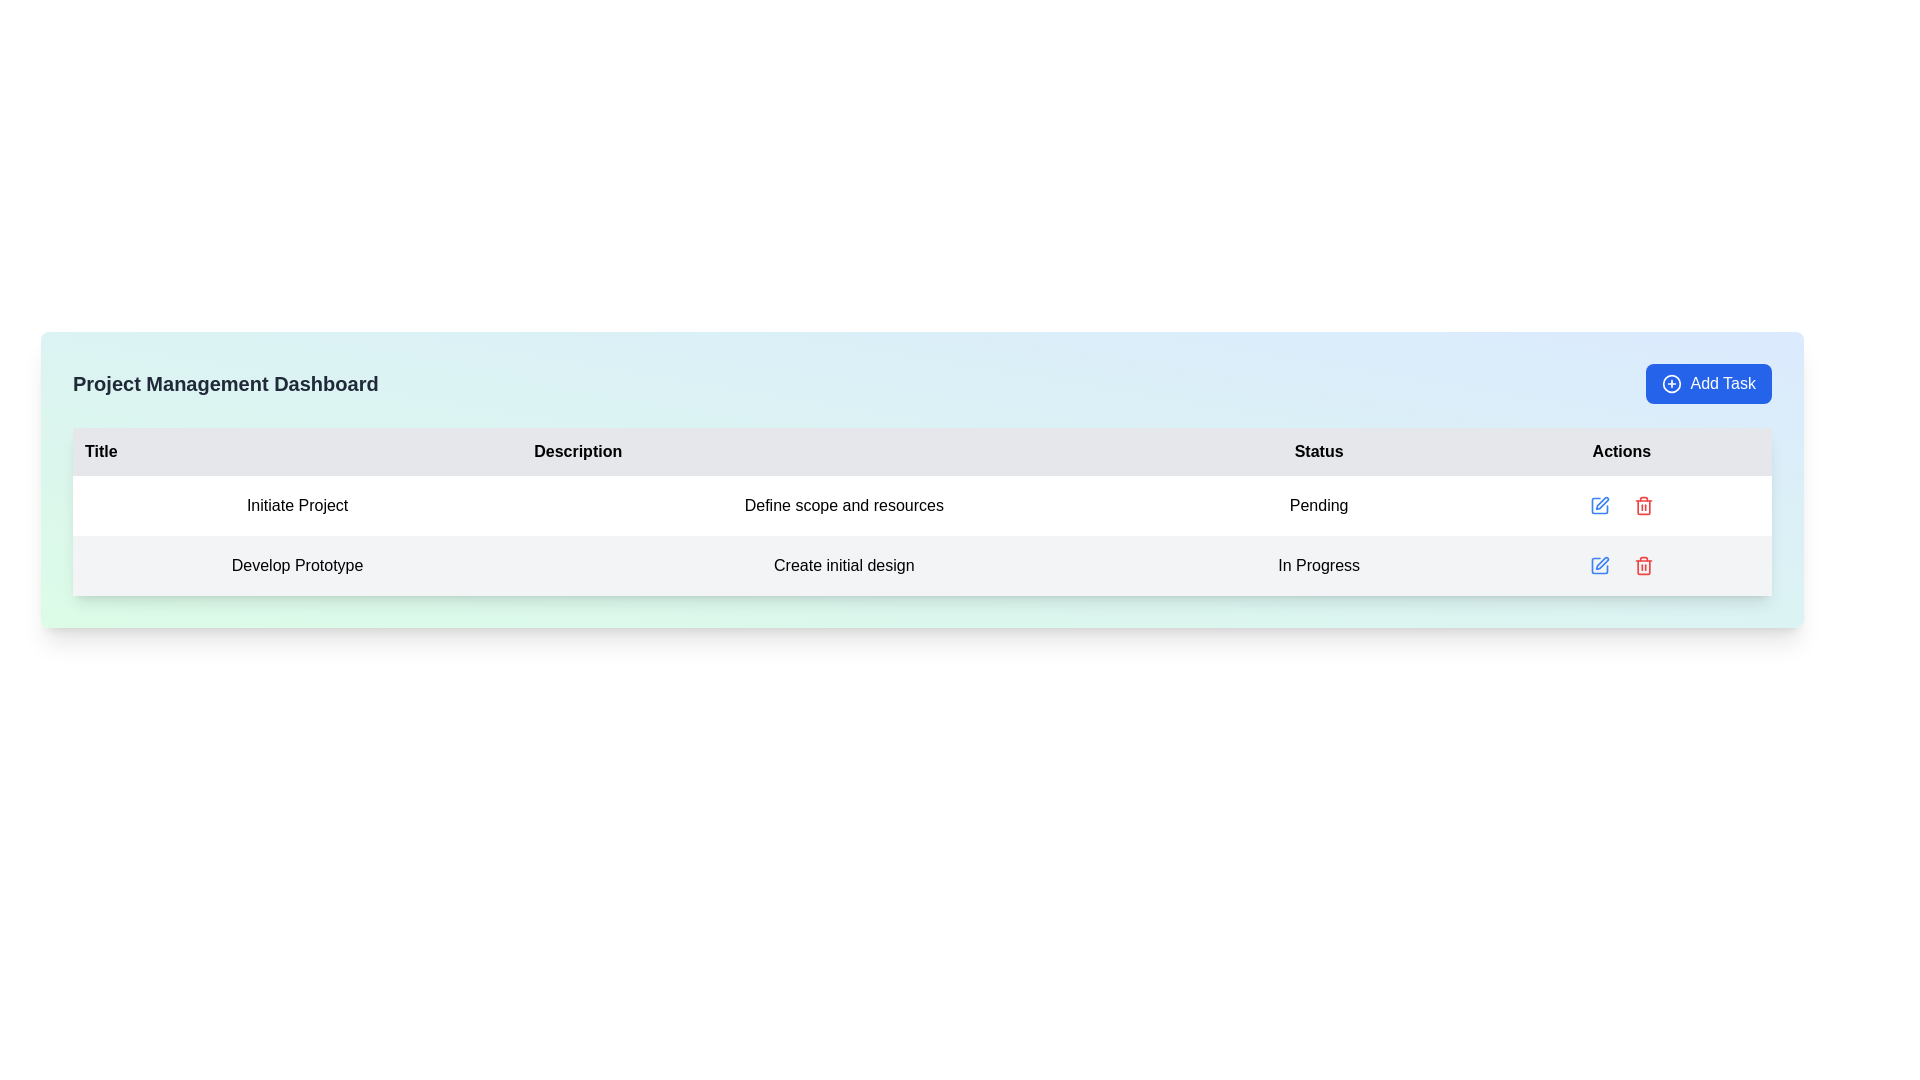  I want to click on the red trash can icon button representing the delete action in the second row of the Actions column, so click(1643, 566).